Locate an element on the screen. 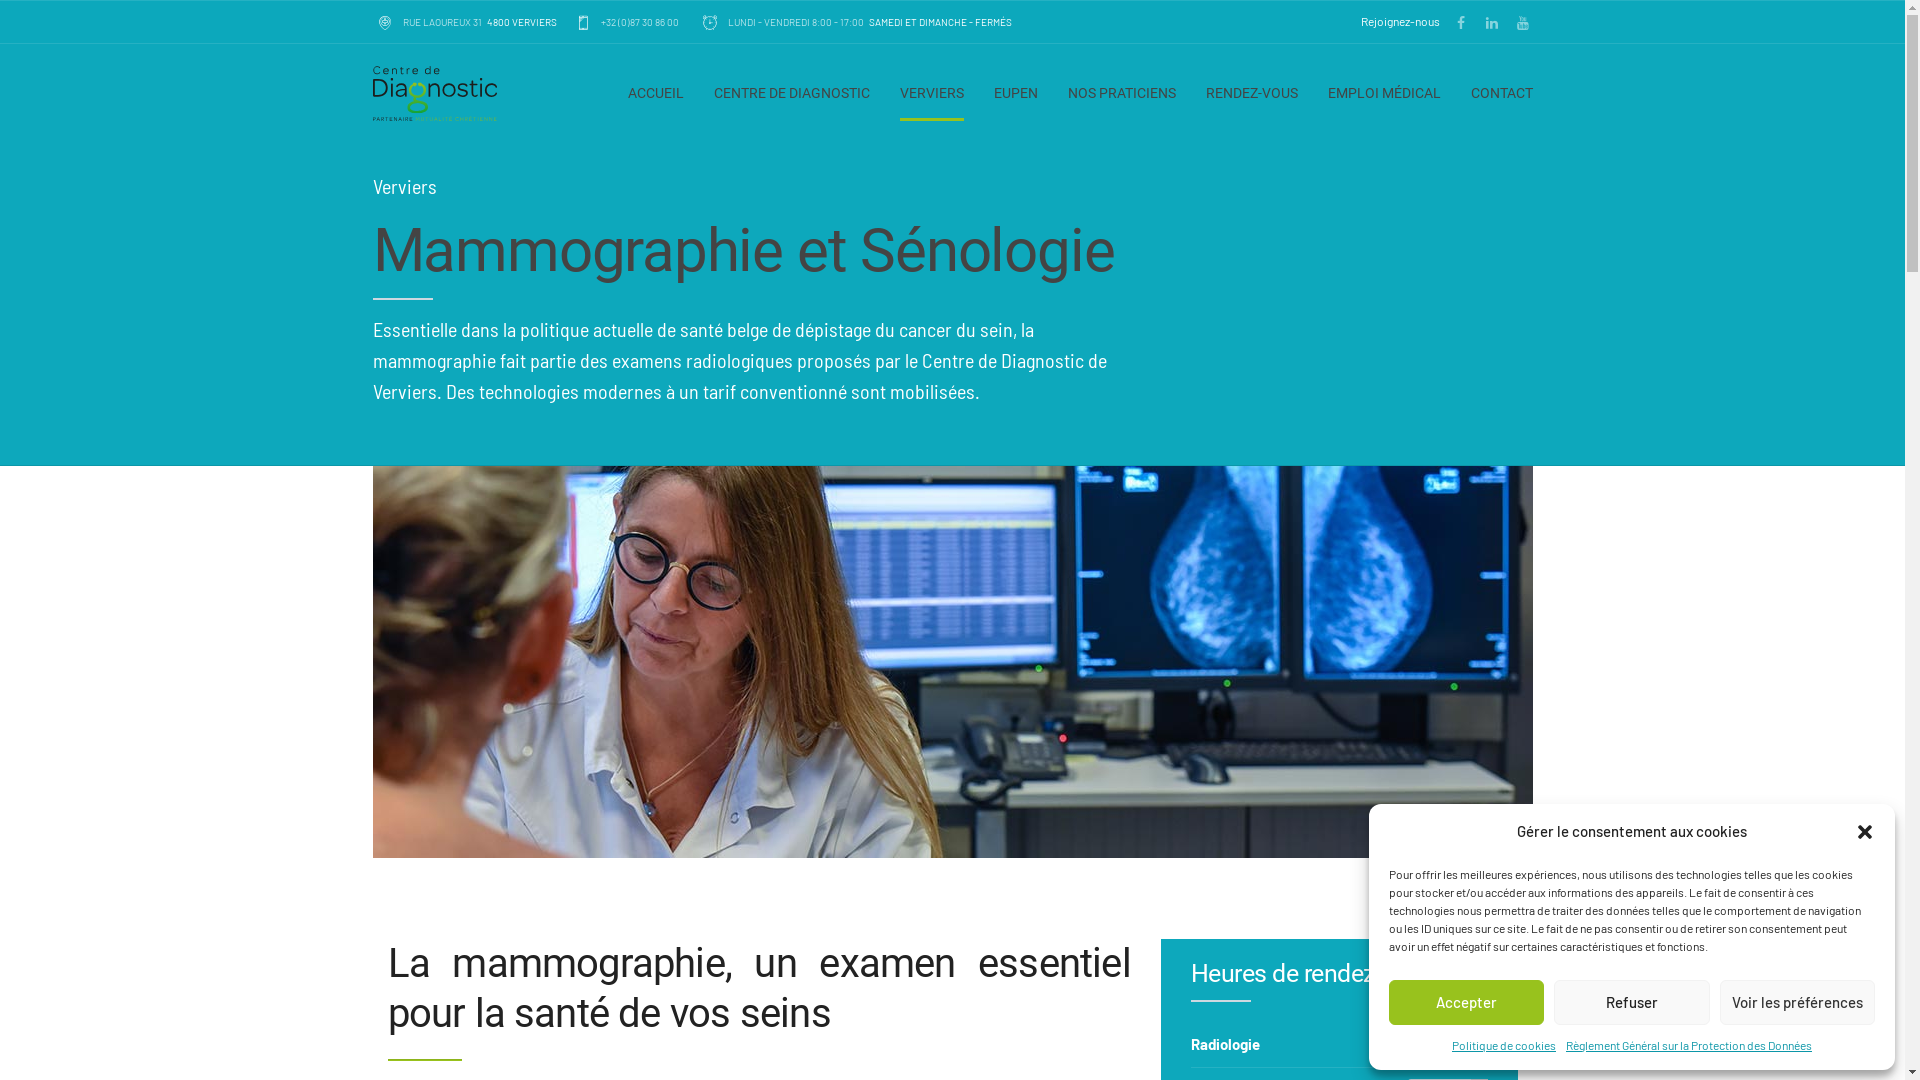 The width and height of the screenshot is (1920, 1080). 'VERVIERS' is located at coordinates (930, 93).